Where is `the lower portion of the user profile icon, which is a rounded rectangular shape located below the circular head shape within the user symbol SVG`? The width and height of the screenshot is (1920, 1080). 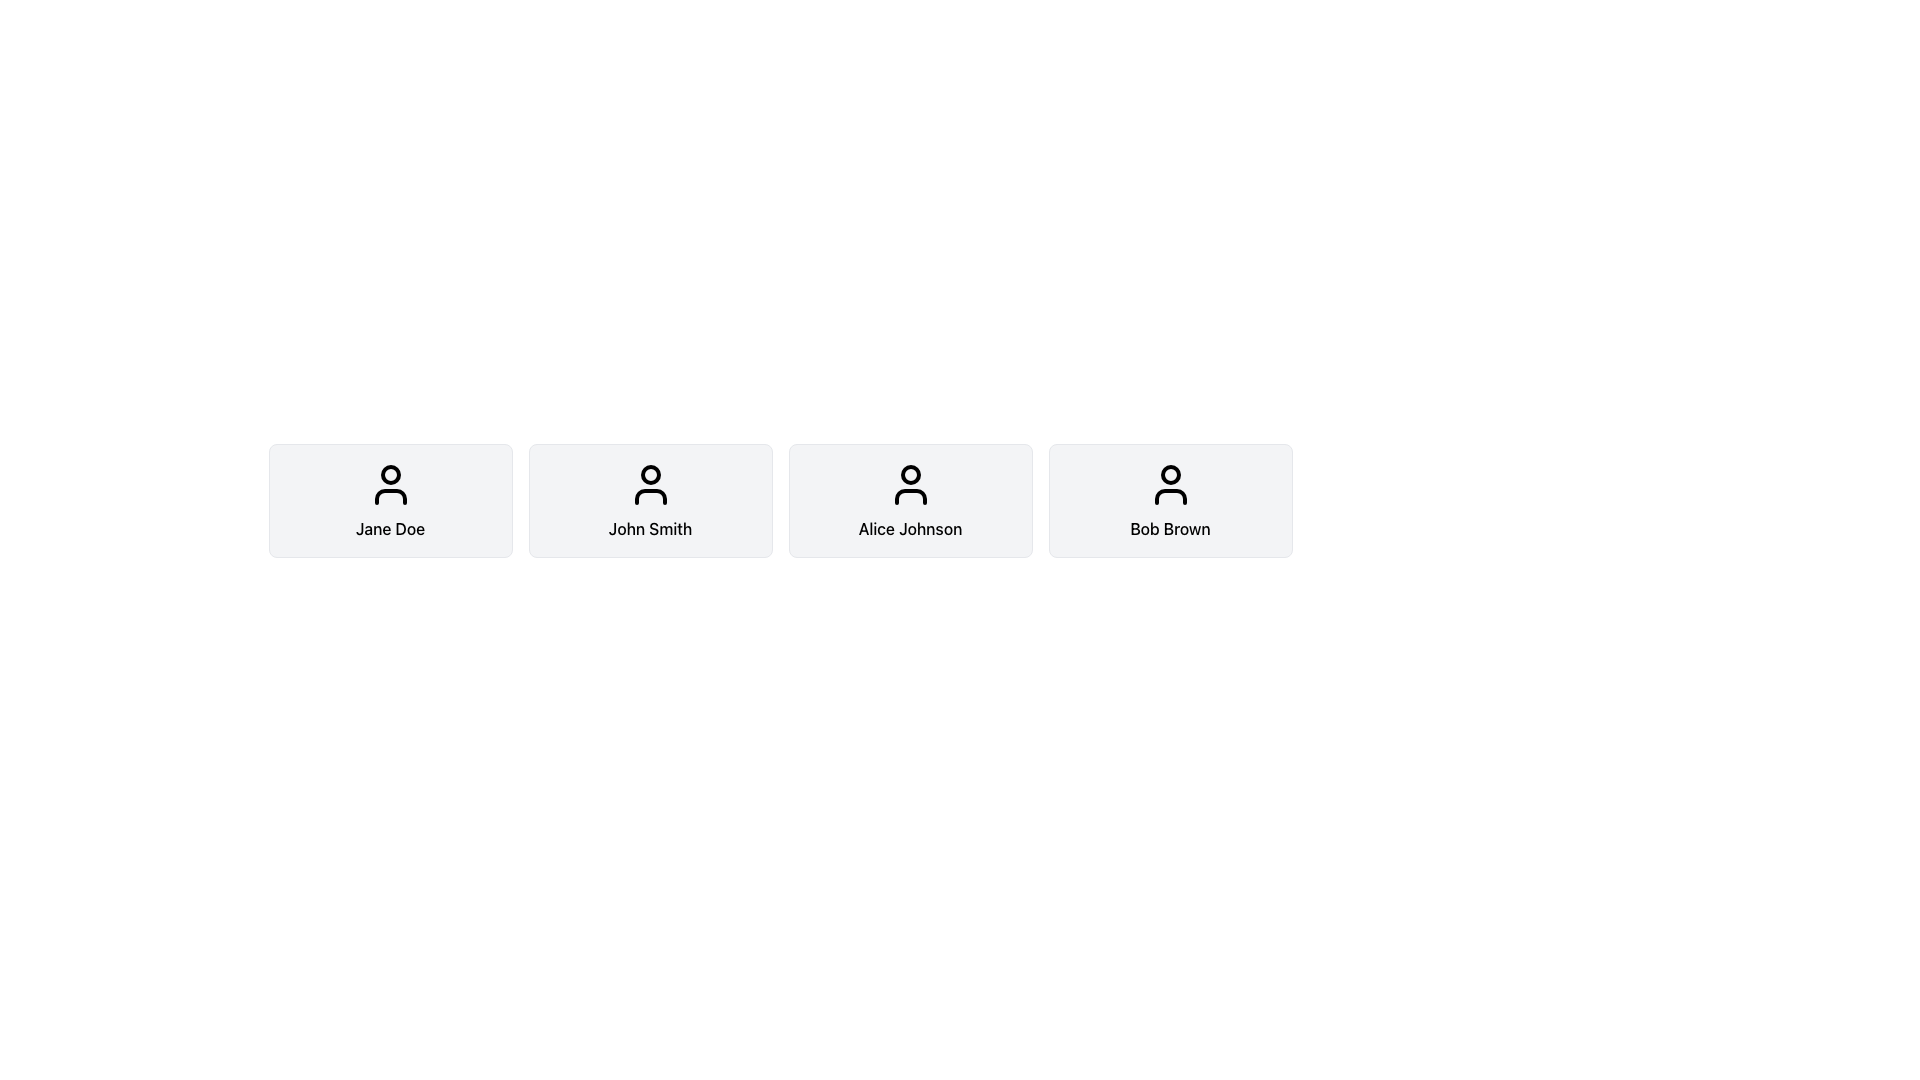 the lower portion of the user profile icon, which is a rounded rectangular shape located below the circular head shape within the user symbol SVG is located at coordinates (390, 496).